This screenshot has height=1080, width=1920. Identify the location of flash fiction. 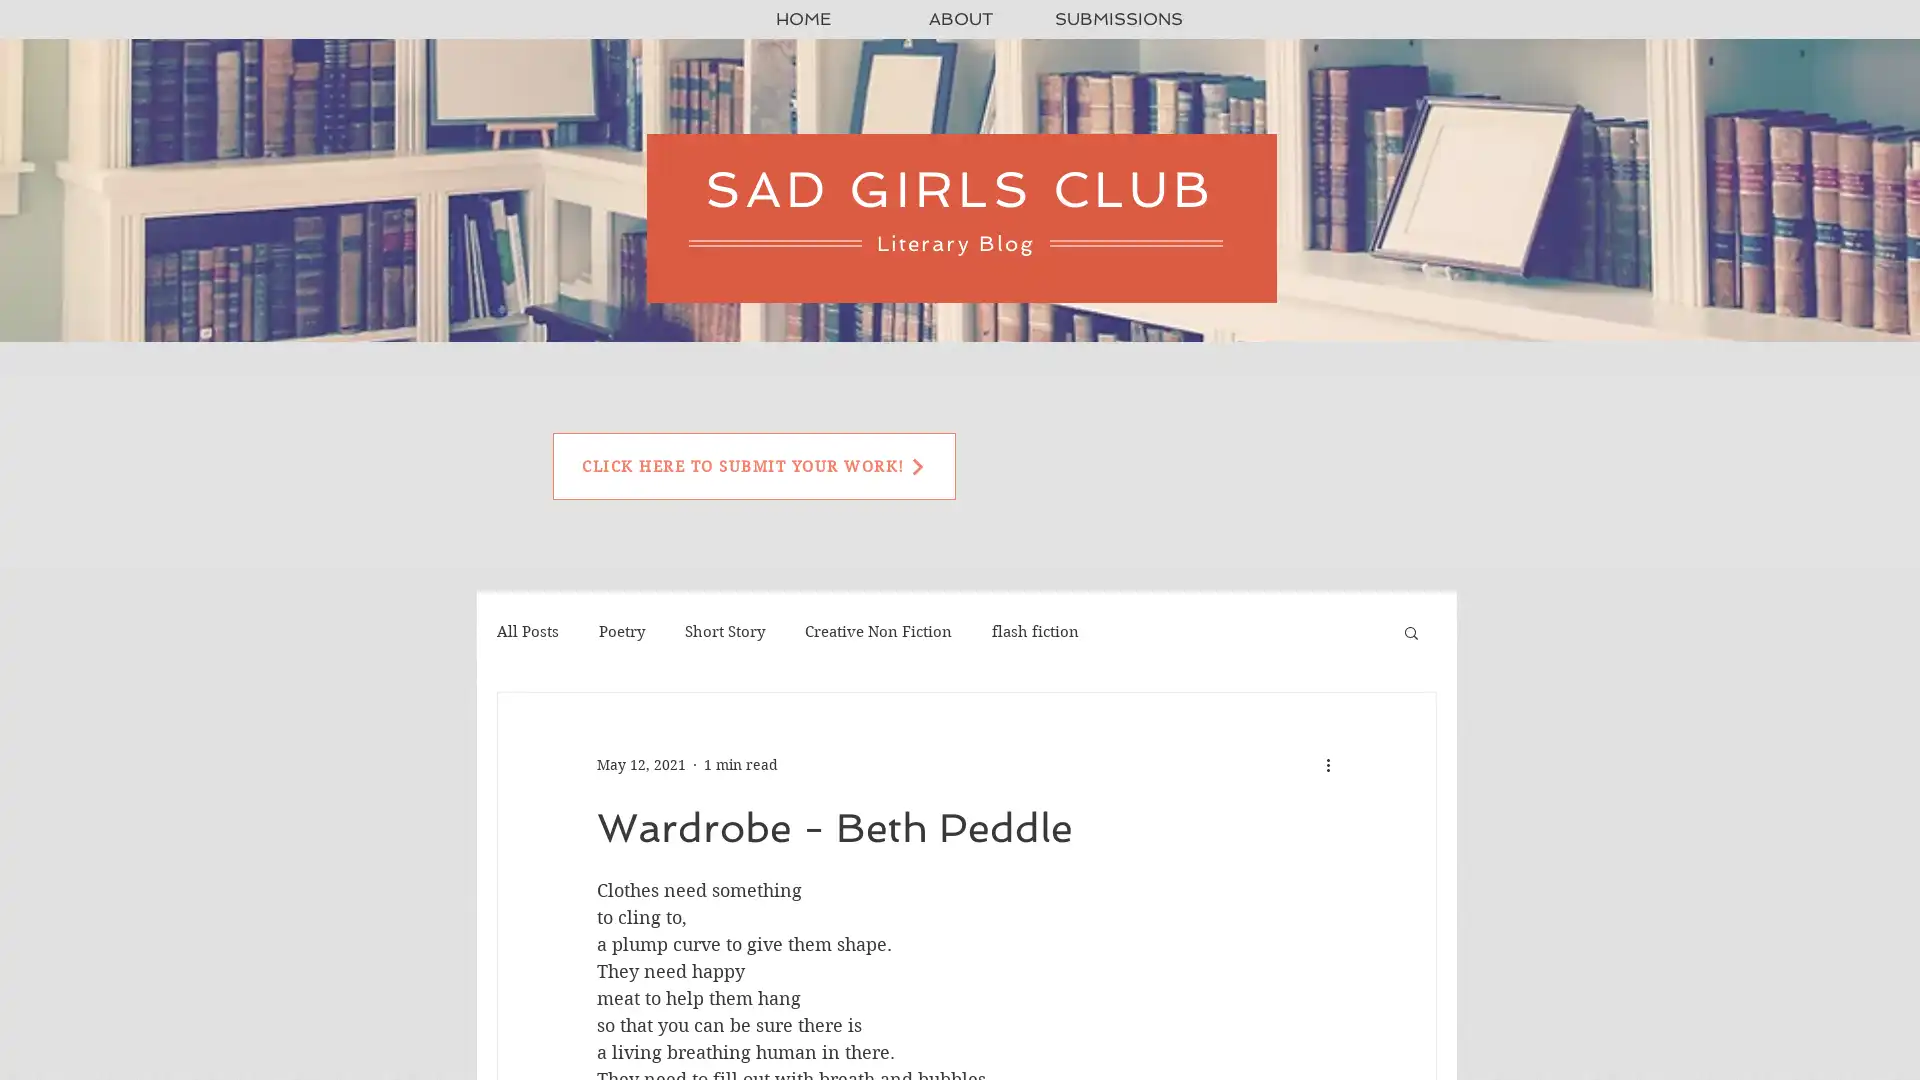
(1035, 632).